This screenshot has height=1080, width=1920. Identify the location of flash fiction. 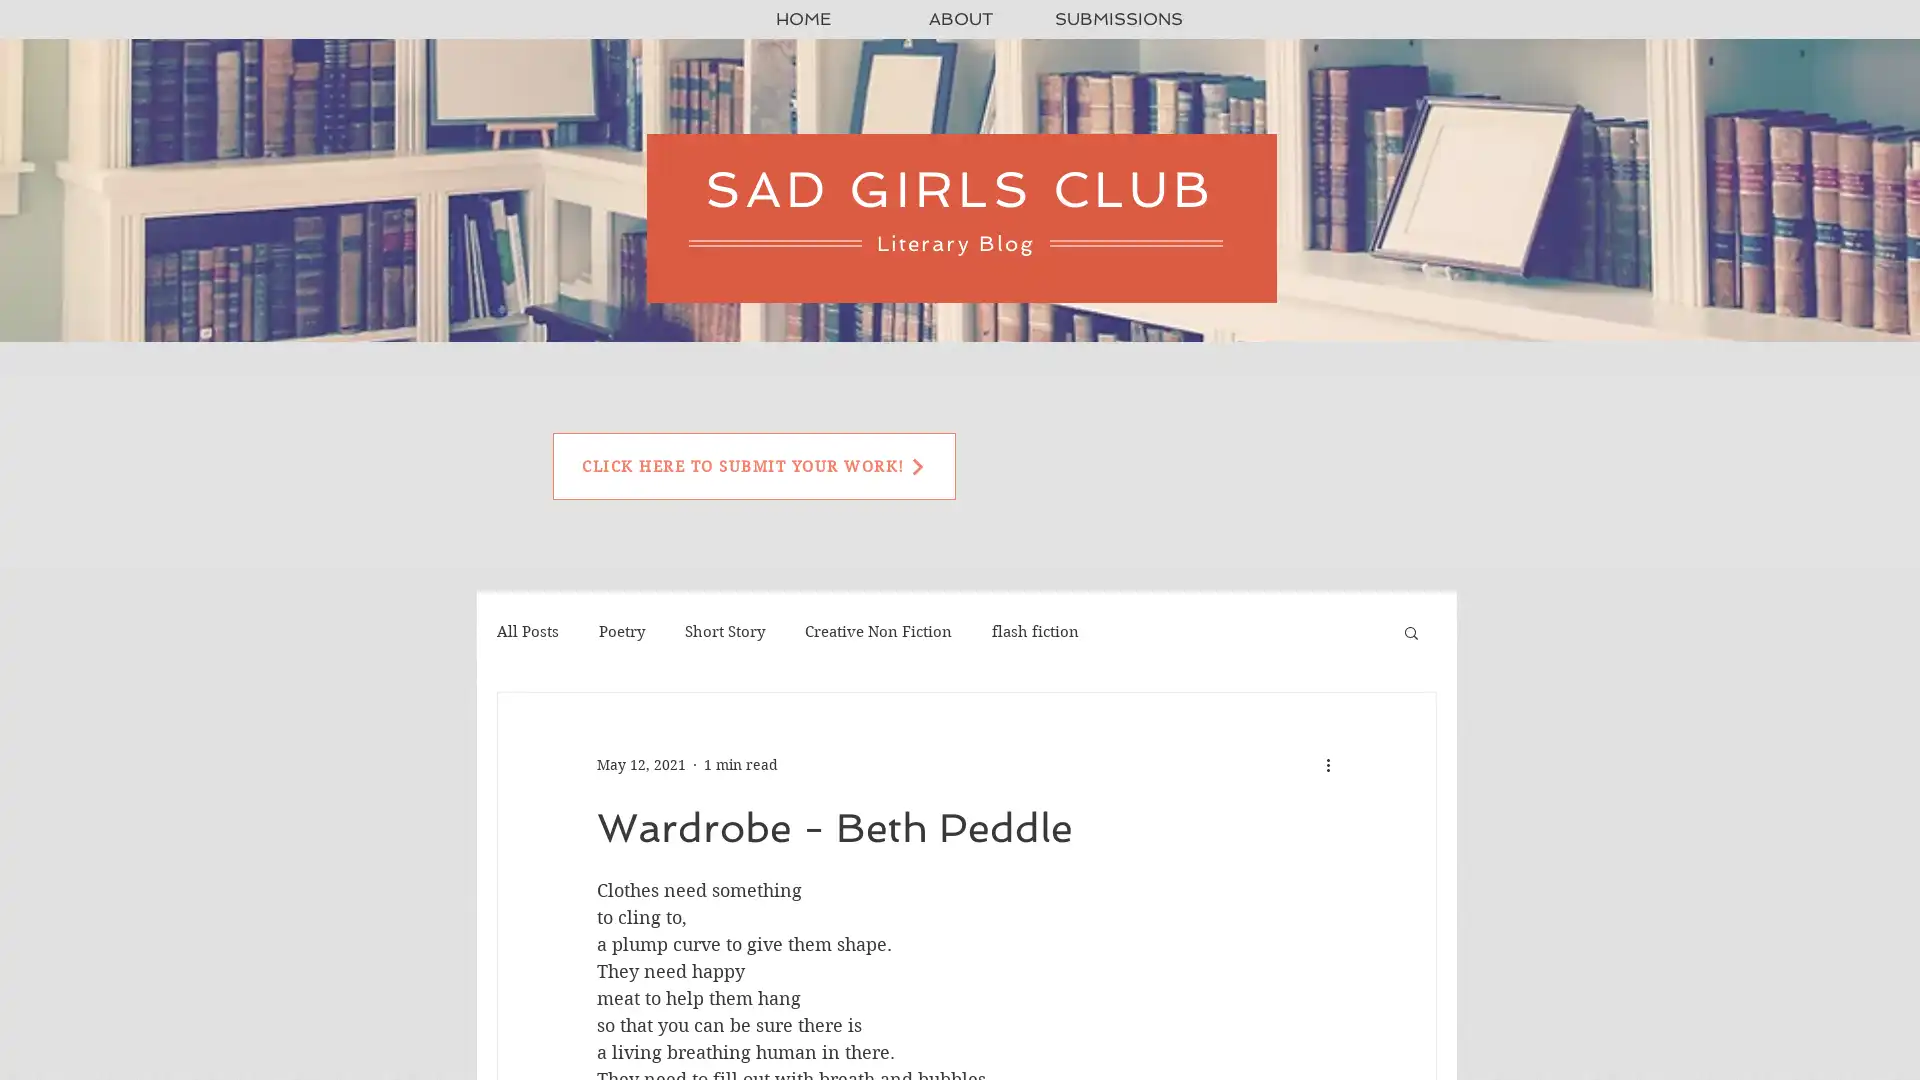
(1035, 632).